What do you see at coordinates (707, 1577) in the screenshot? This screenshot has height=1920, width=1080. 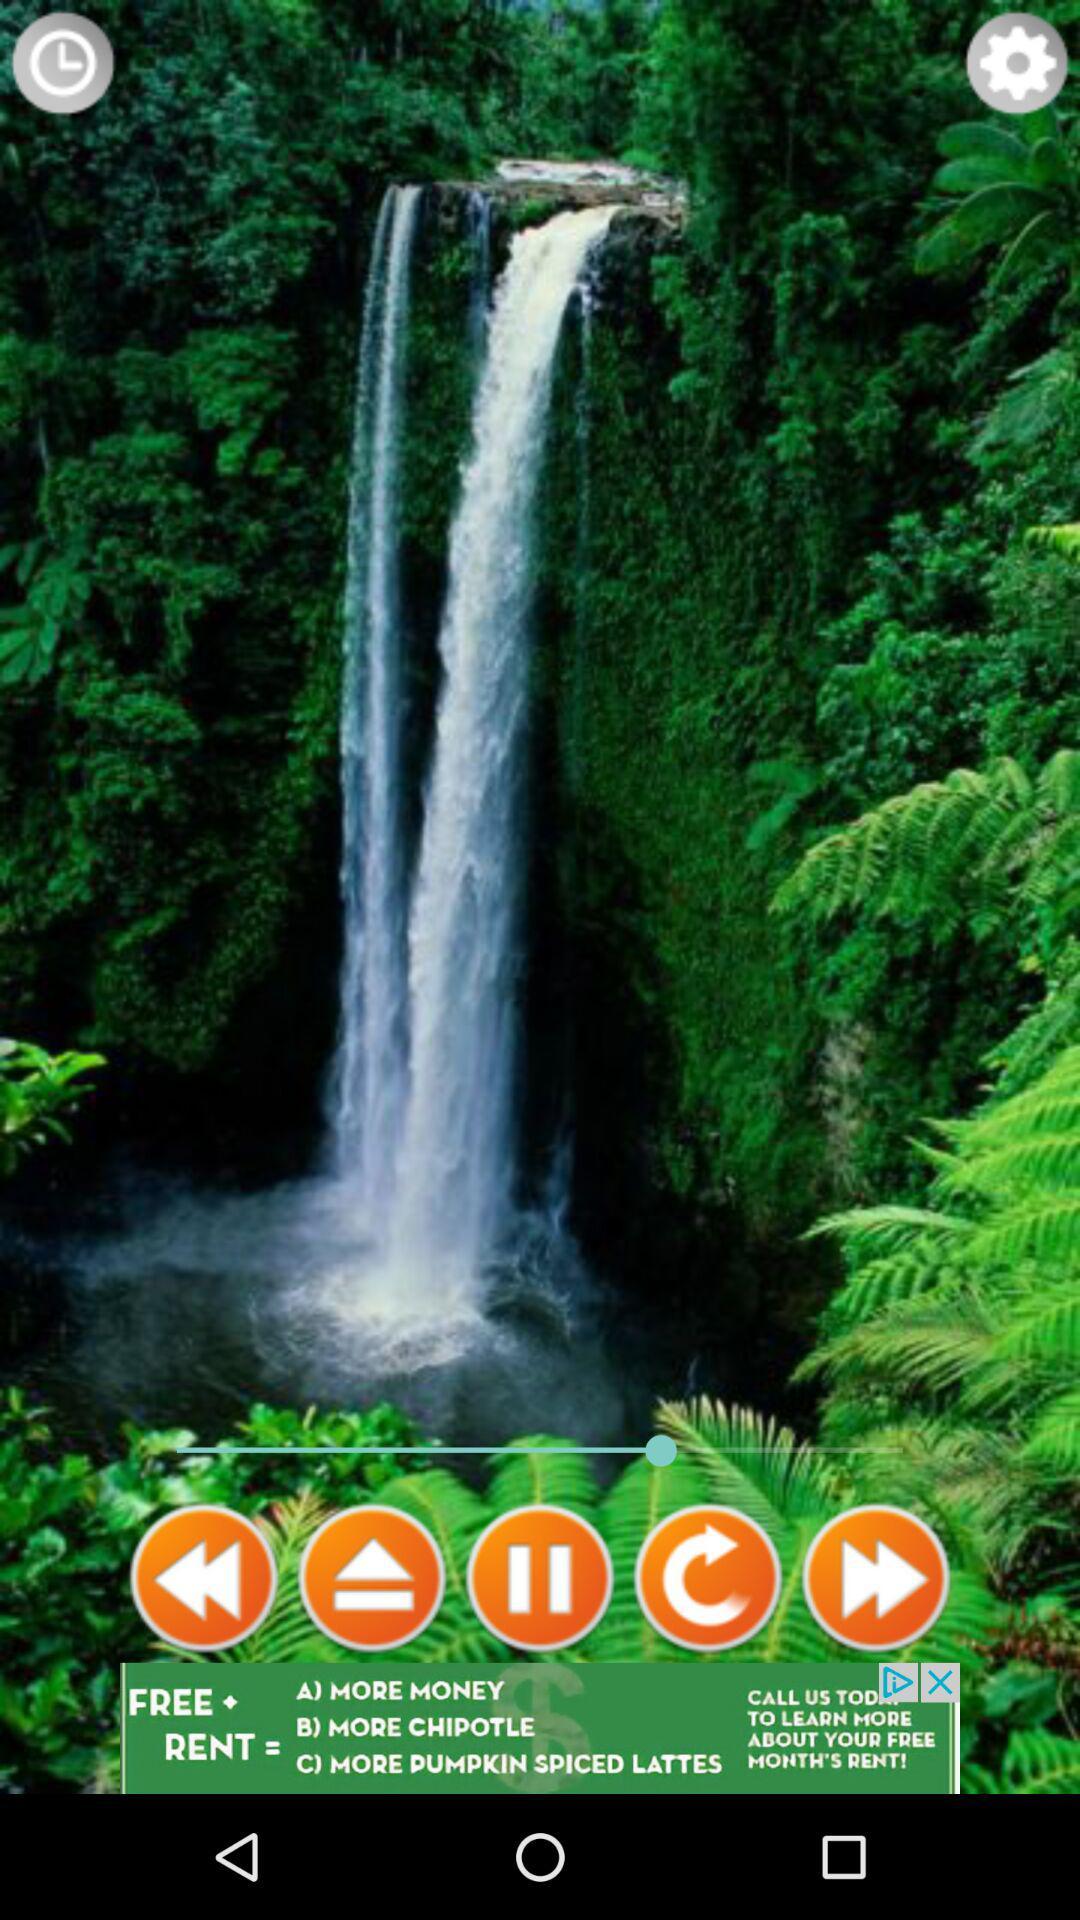 I see `replay` at bounding box center [707, 1577].